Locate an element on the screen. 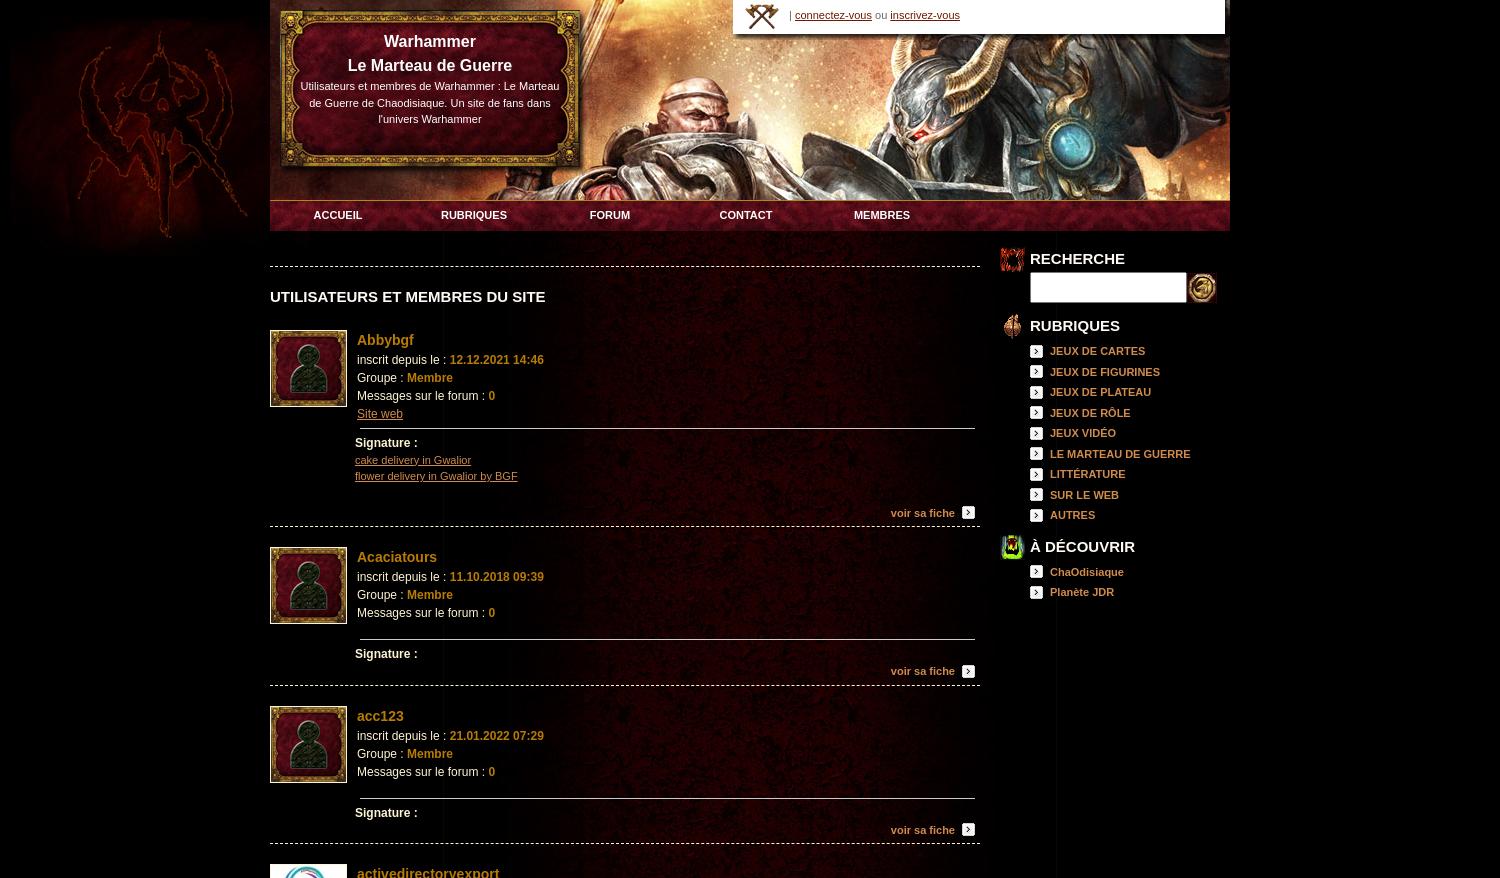 The width and height of the screenshot is (1500, 878). 'LE MARTEAU DE GUERRE' is located at coordinates (1050, 451).